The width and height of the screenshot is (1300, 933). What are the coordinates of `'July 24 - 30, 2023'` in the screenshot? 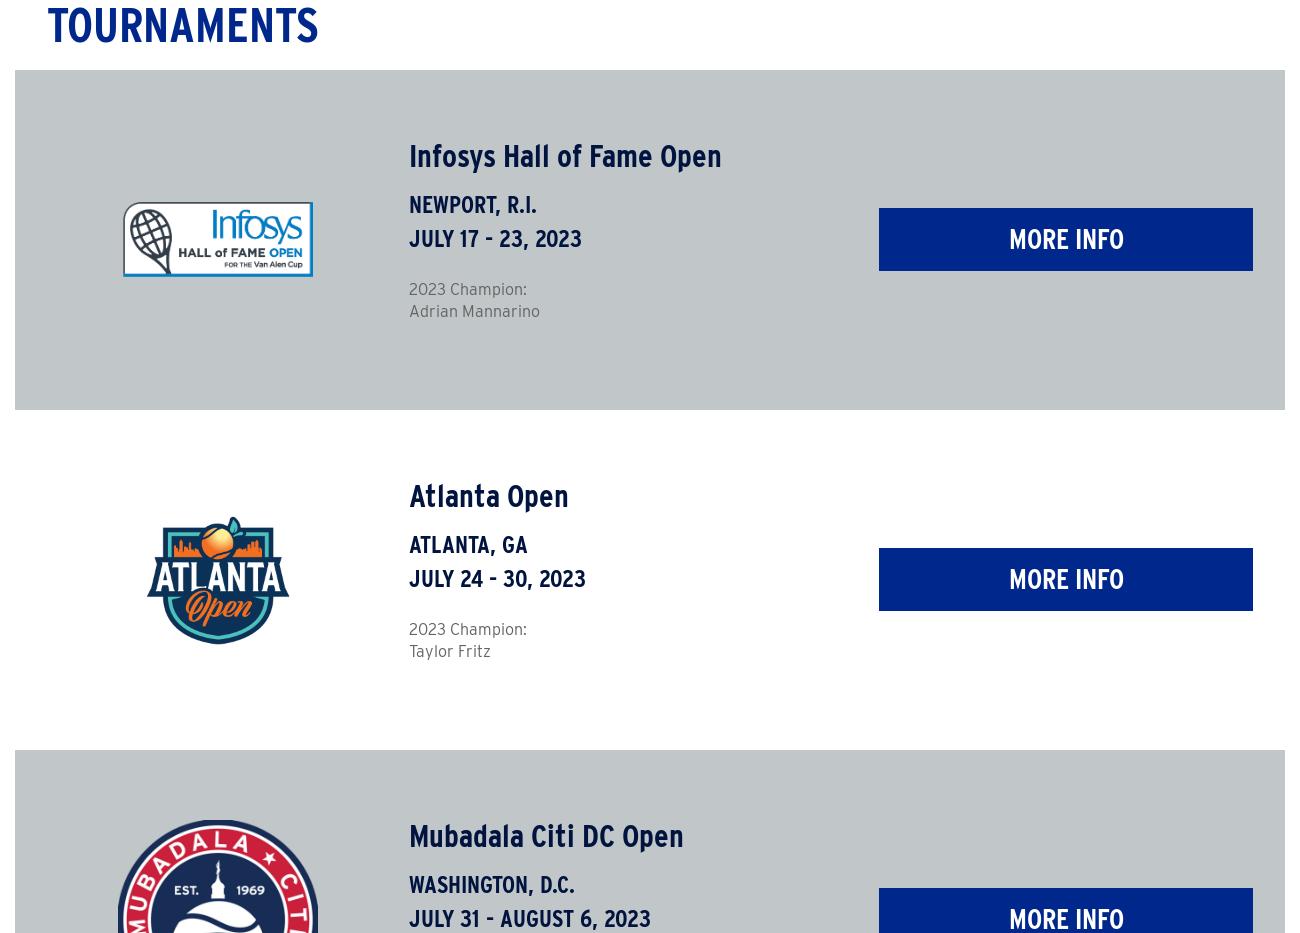 It's located at (496, 577).